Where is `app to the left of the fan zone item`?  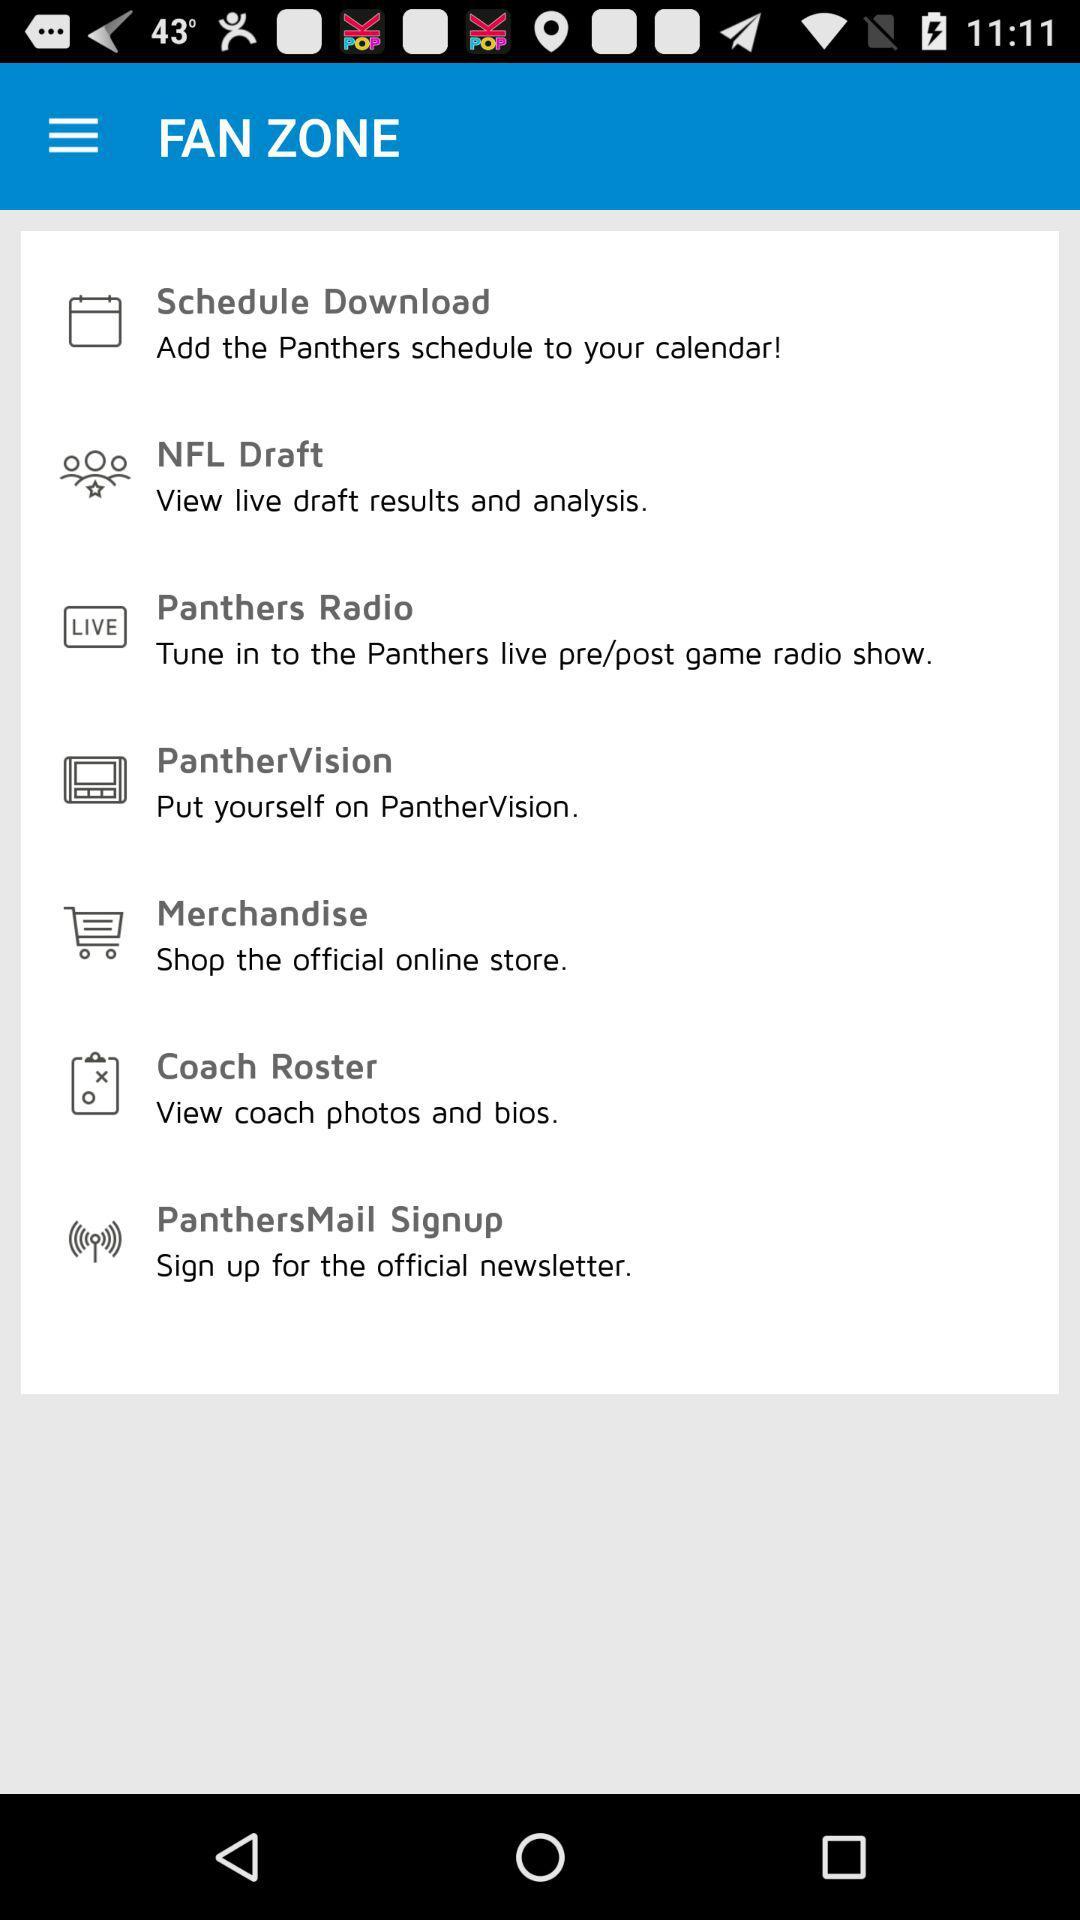
app to the left of the fan zone item is located at coordinates (72, 135).